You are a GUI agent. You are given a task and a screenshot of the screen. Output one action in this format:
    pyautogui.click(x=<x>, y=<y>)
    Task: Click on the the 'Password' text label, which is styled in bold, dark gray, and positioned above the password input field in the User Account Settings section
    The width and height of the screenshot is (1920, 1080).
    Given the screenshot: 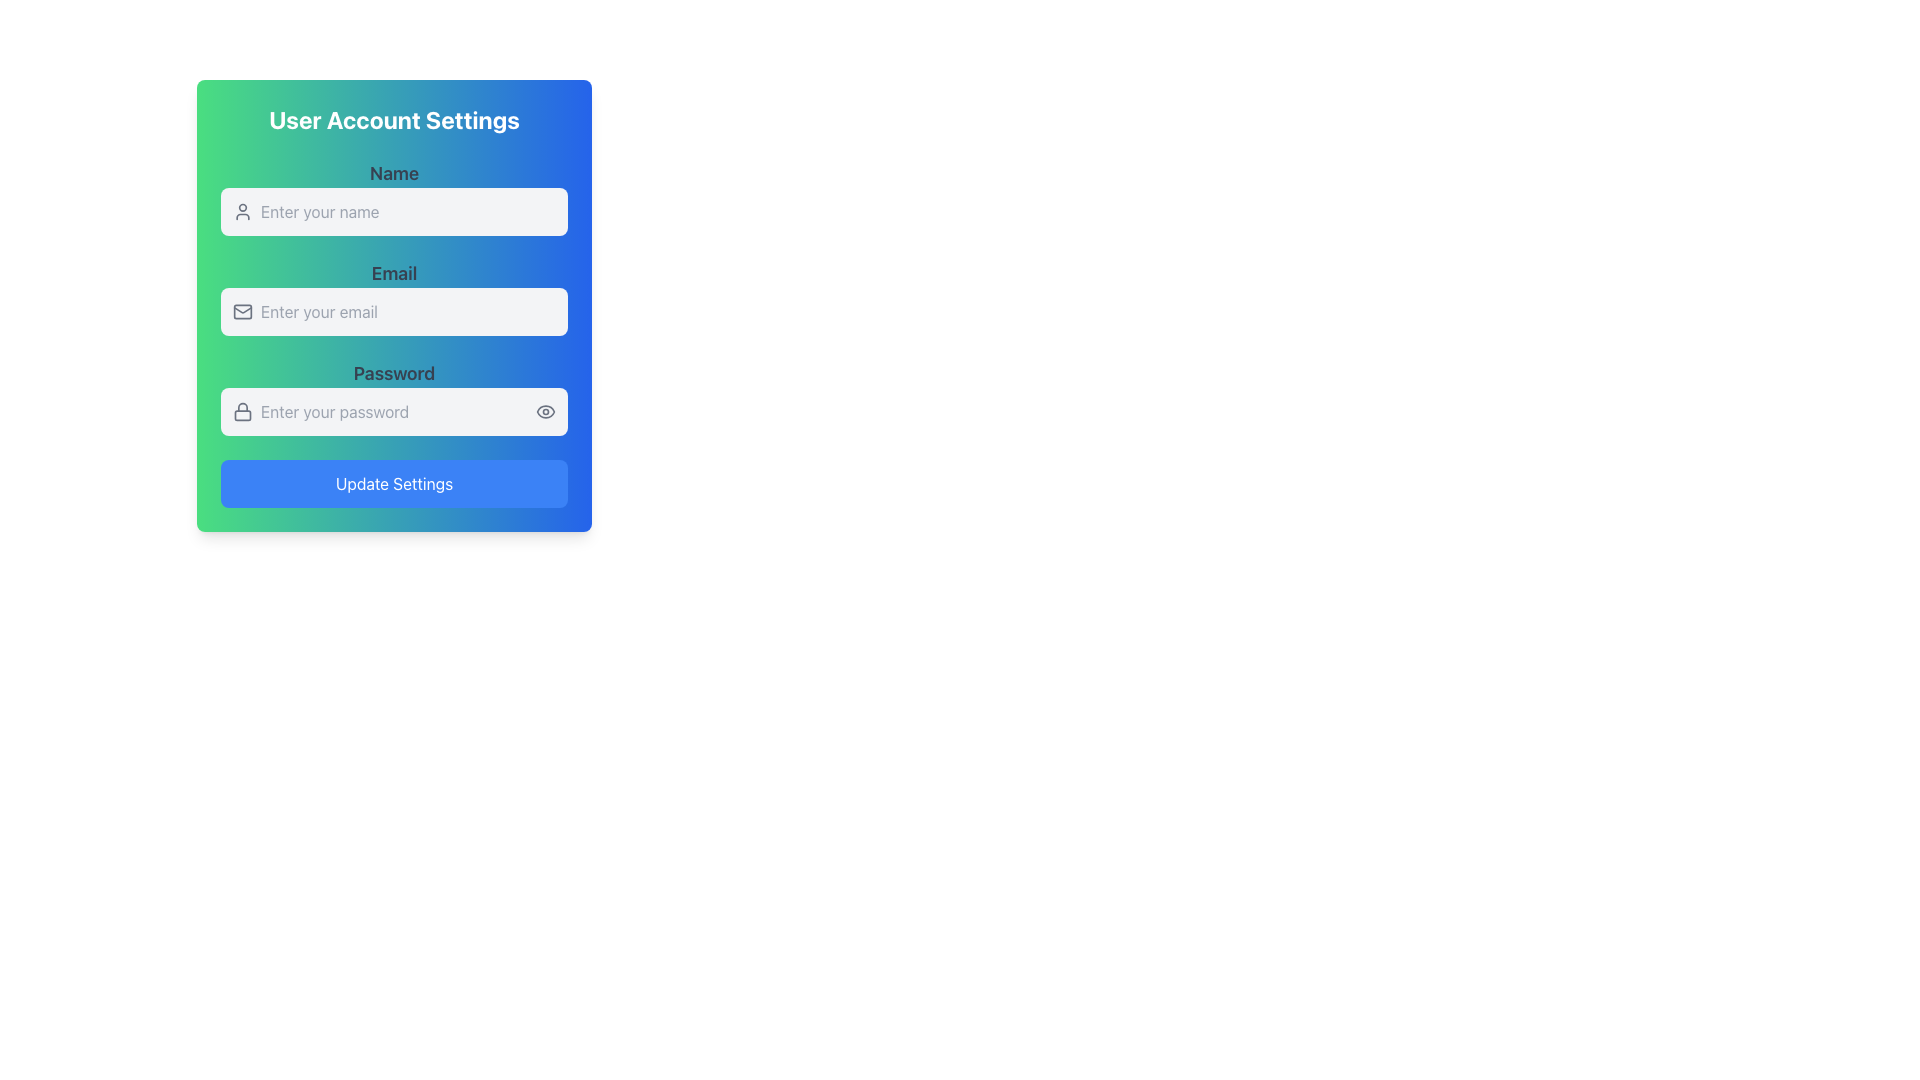 What is the action you would take?
    pyautogui.click(x=394, y=373)
    